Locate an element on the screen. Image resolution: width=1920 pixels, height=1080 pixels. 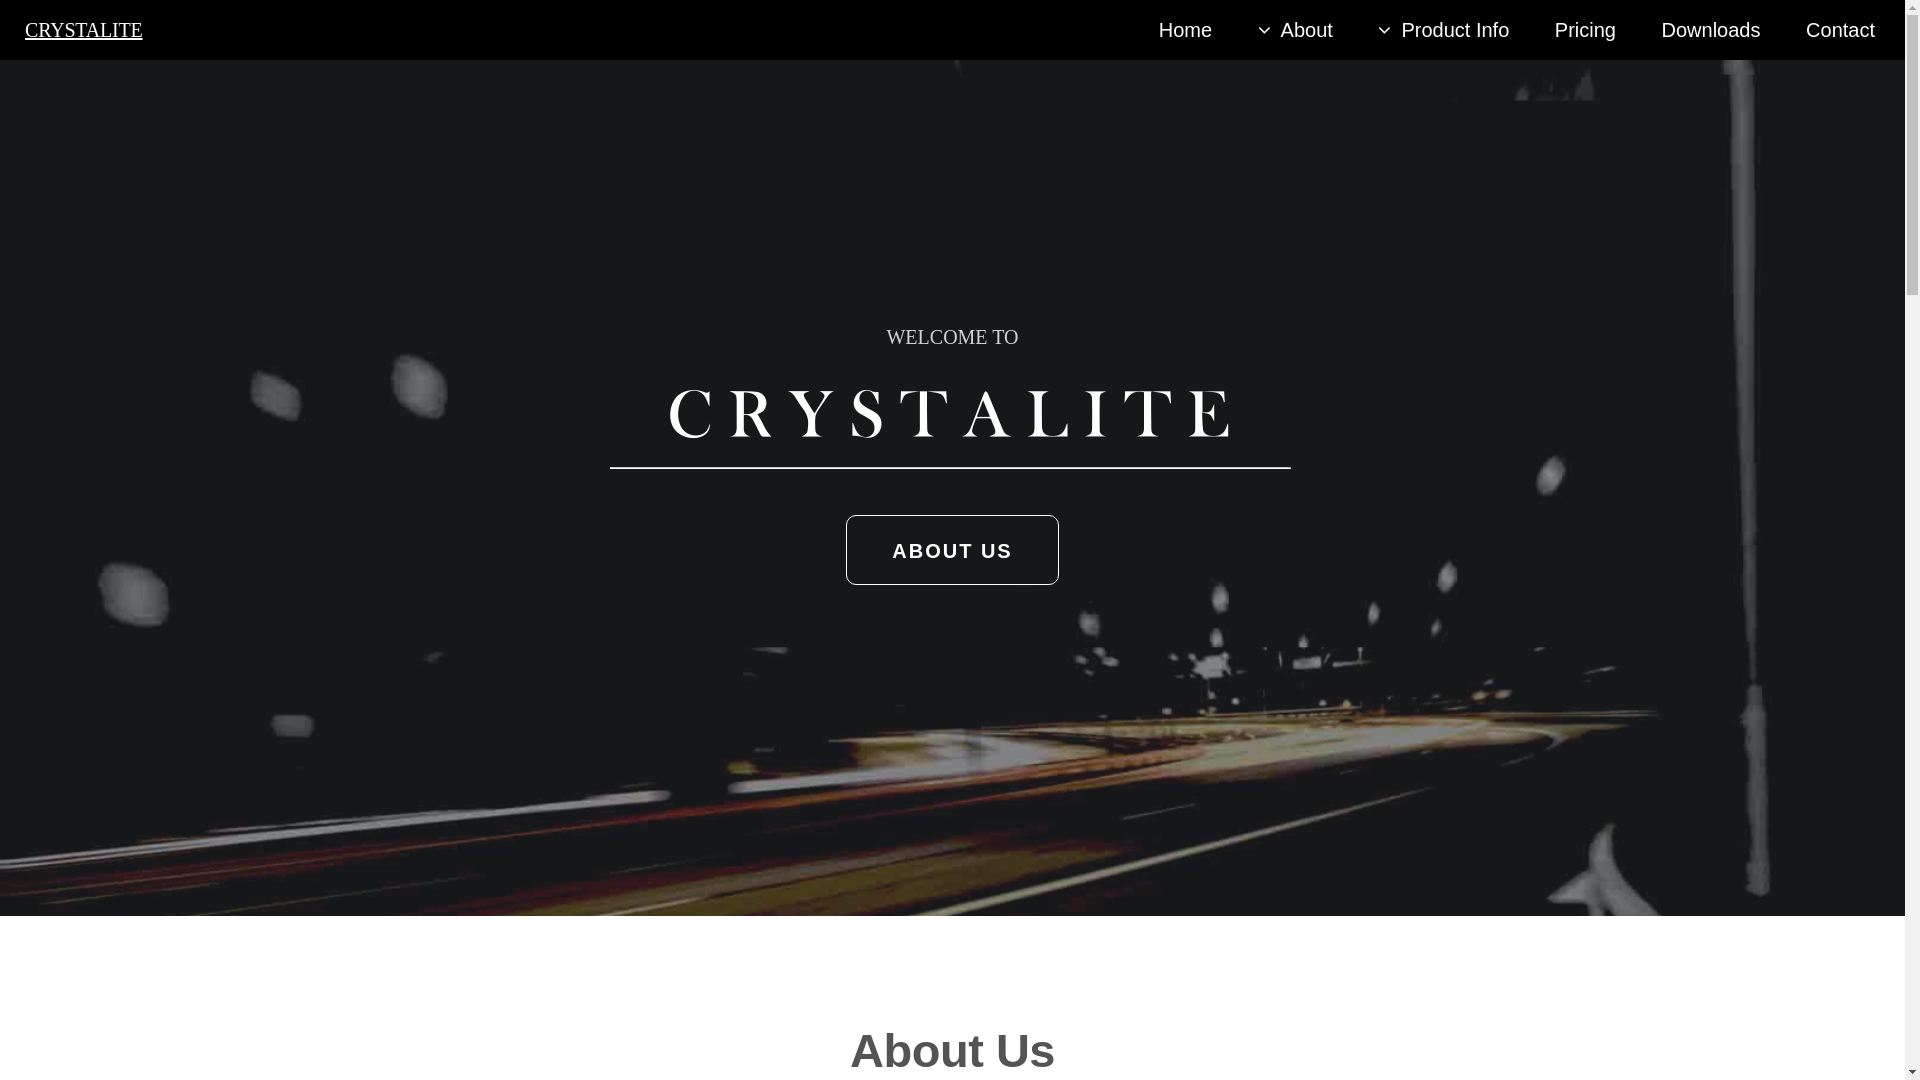
'Downloads' is located at coordinates (1661, 30).